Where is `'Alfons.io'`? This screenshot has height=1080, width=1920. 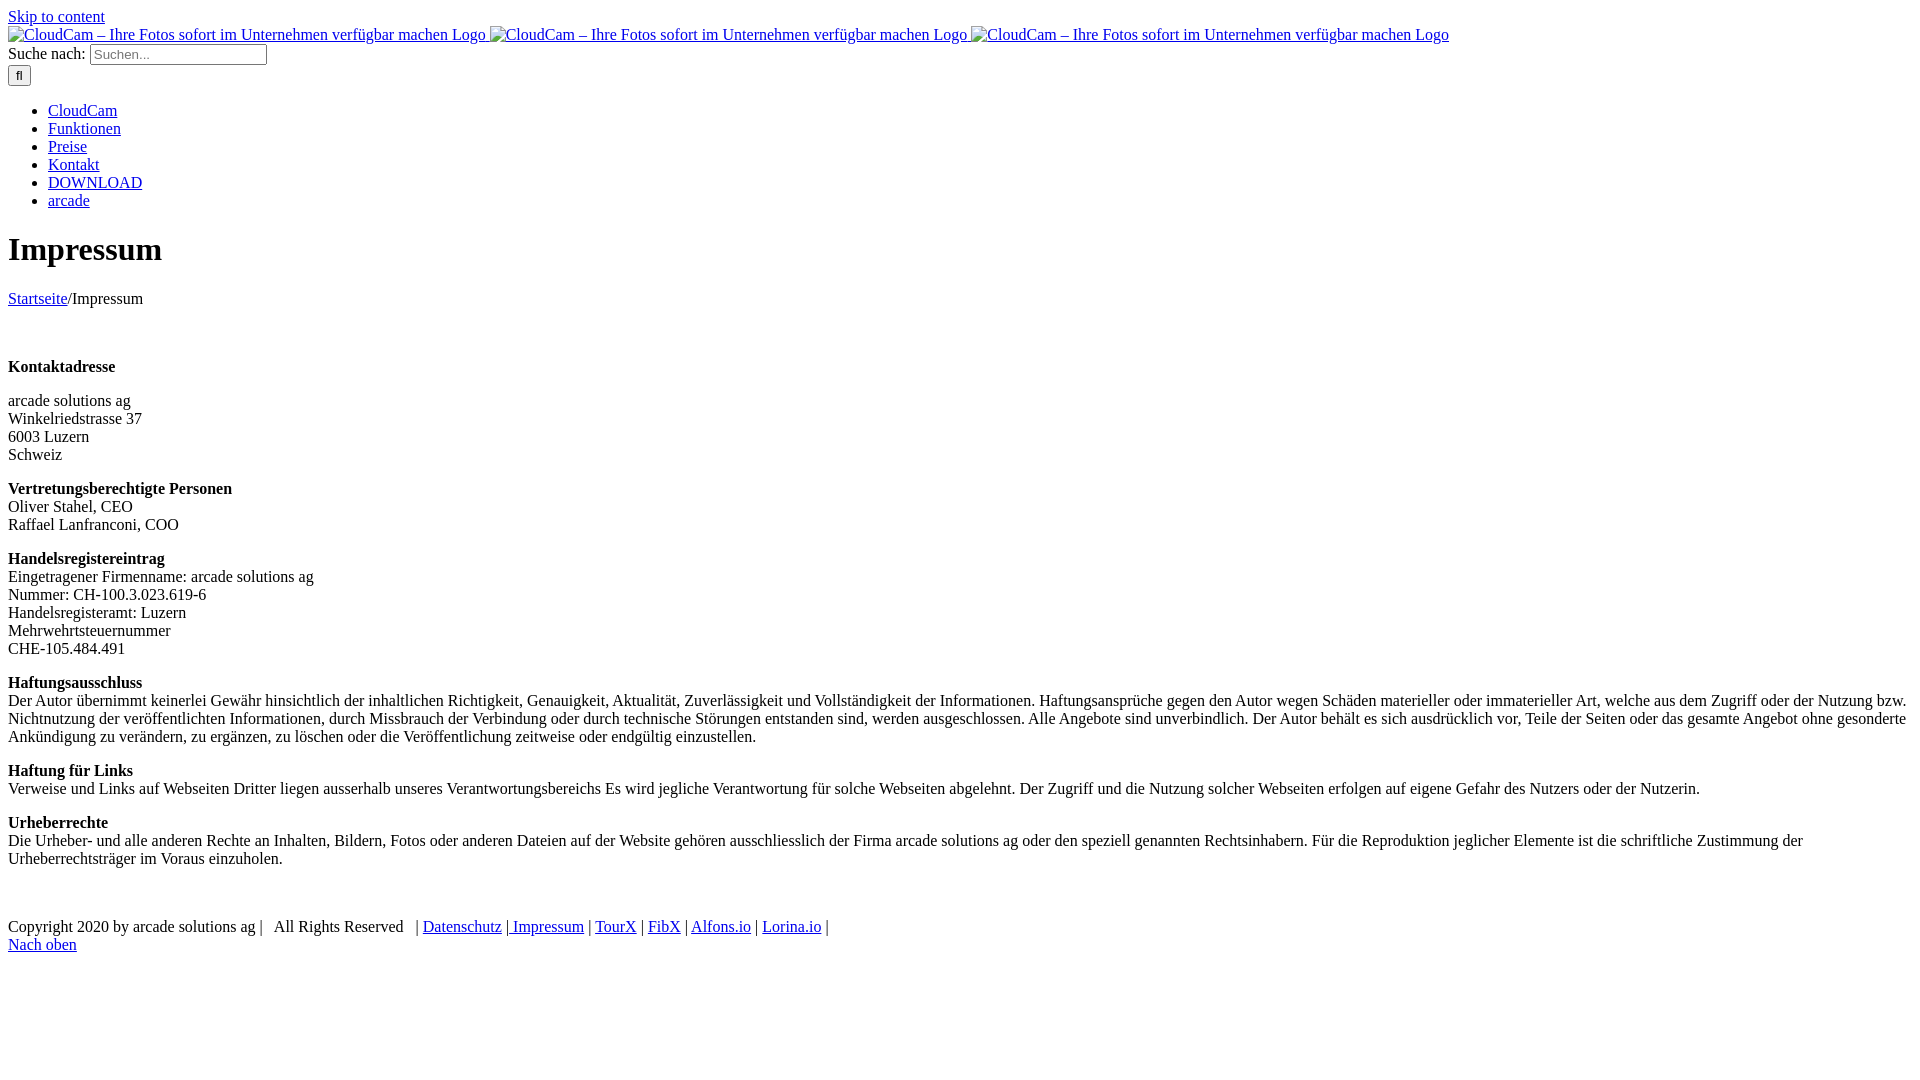
'Alfons.io' is located at coordinates (720, 926).